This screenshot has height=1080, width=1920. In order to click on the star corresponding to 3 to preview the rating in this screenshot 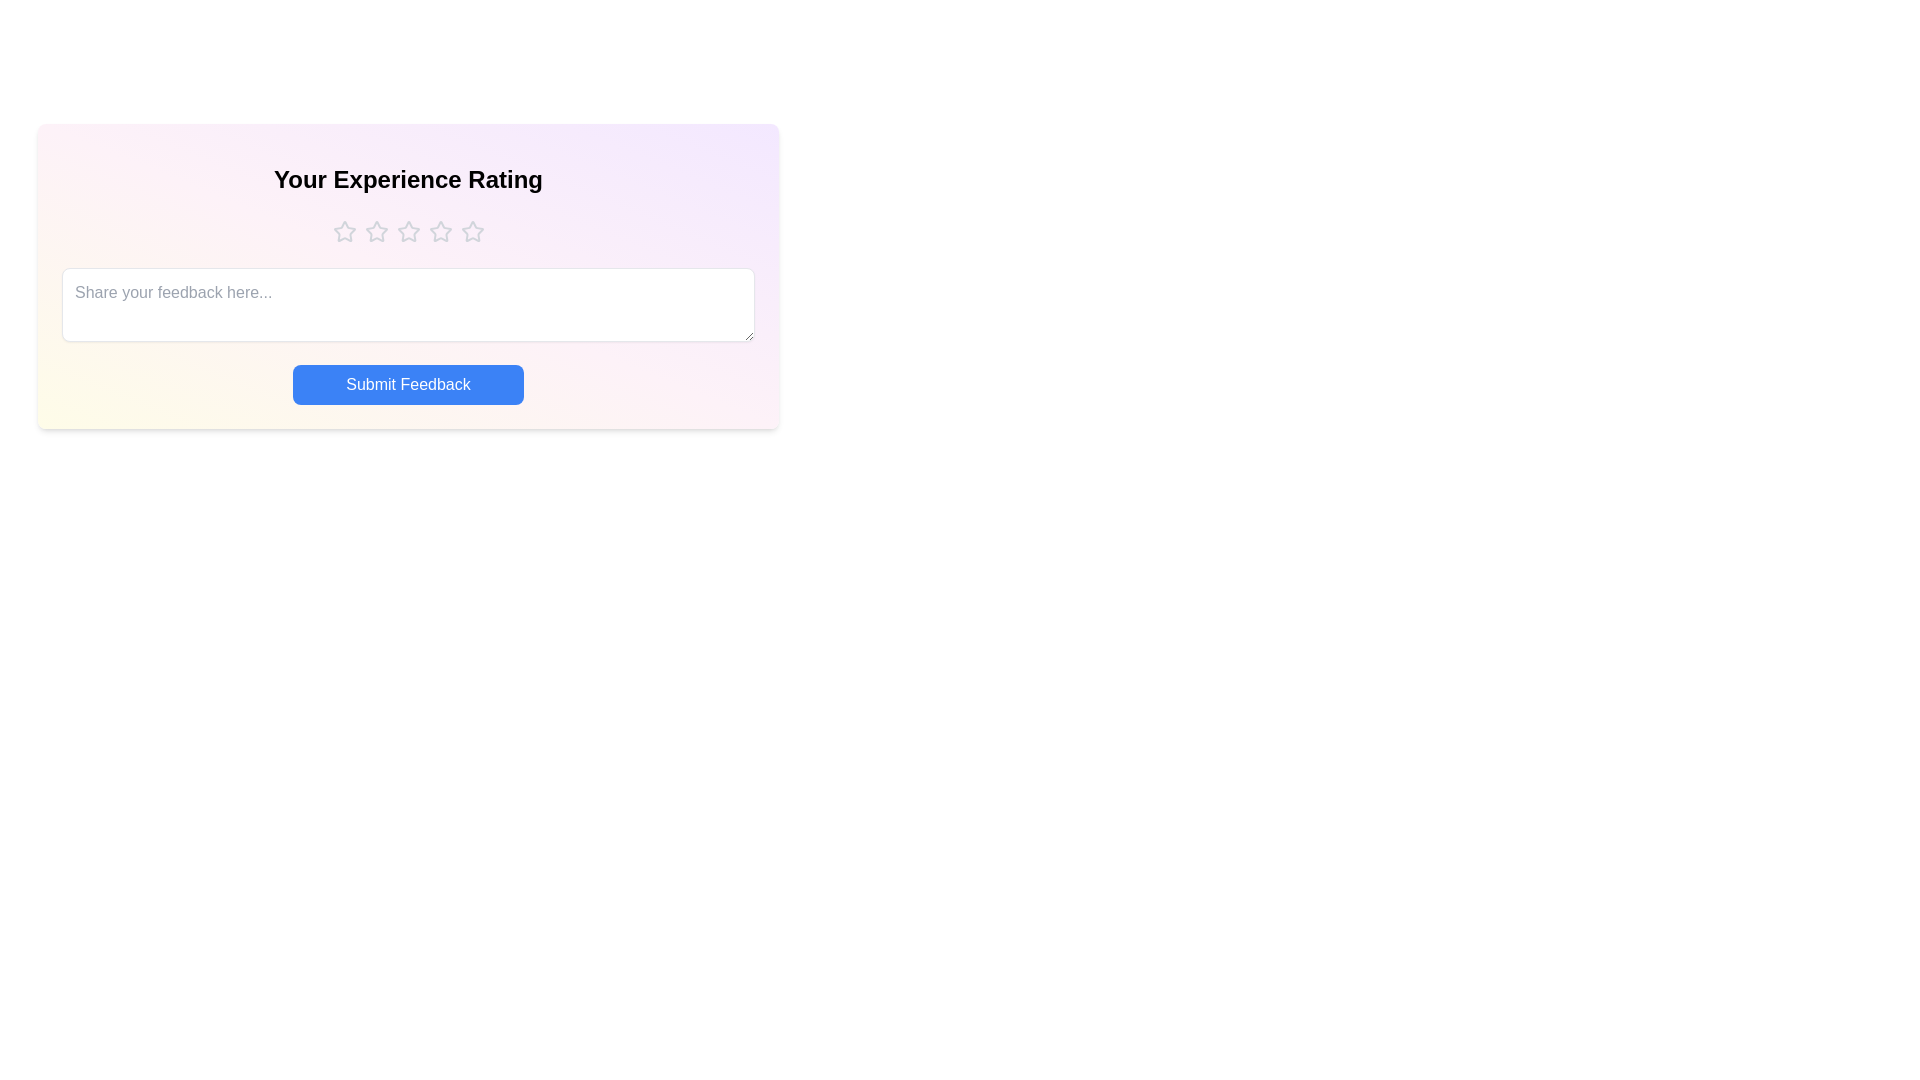, I will do `click(407, 230)`.